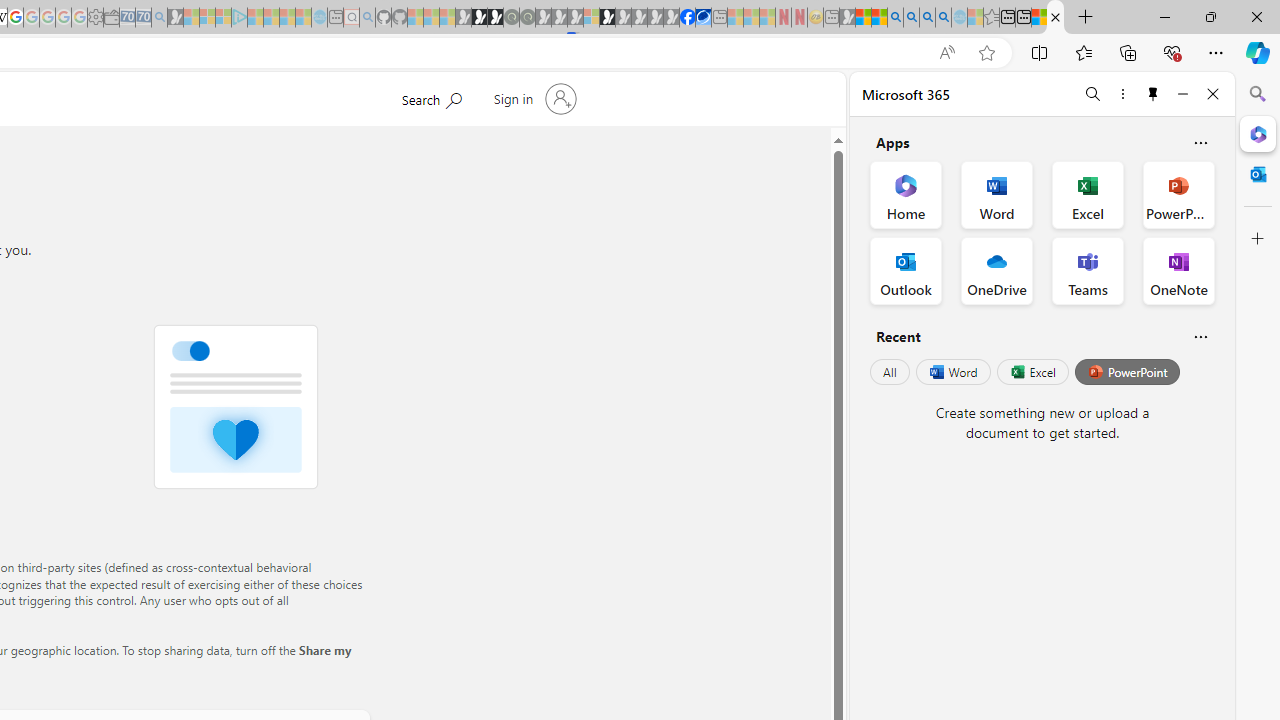 This screenshot has width=1280, height=720. What do you see at coordinates (905, 195) in the screenshot?
I see `'Home Office App'` at bounding box center [905, 195].